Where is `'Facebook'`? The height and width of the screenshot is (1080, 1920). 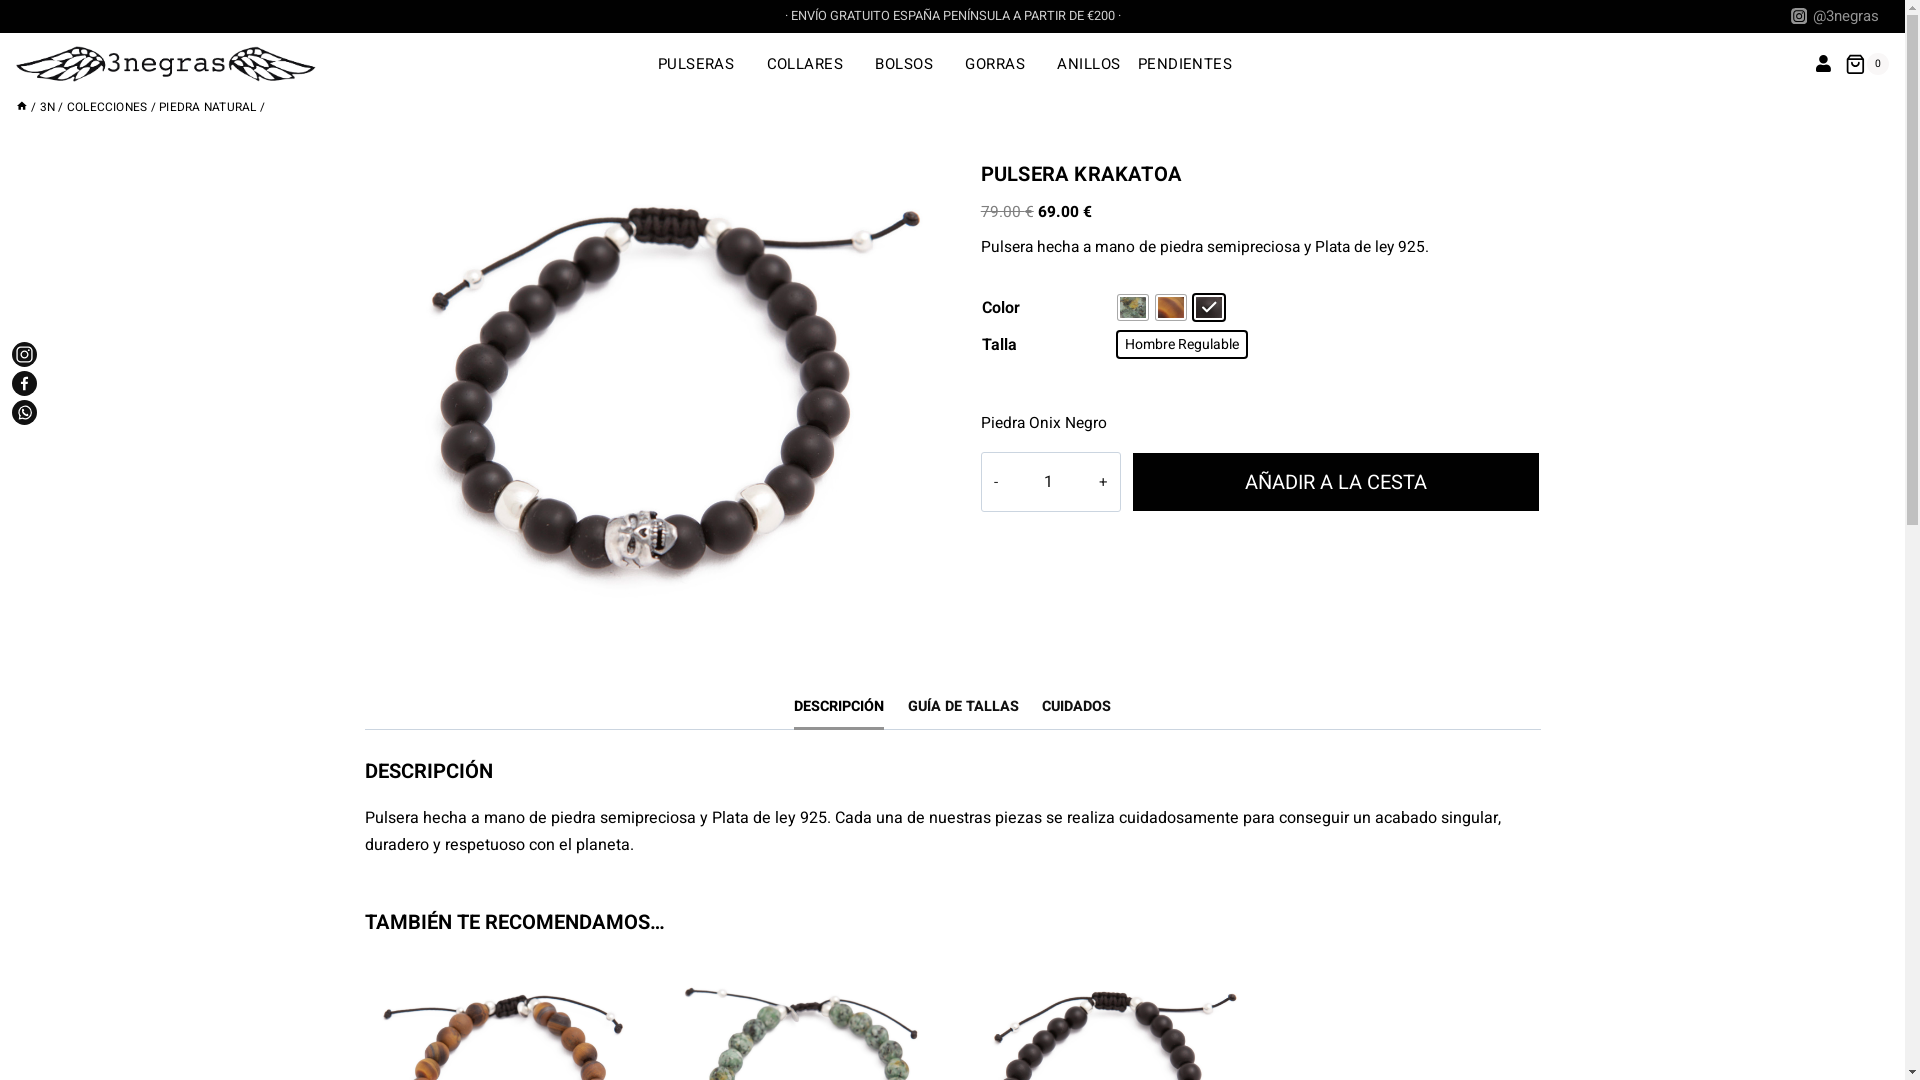
'Facebook' is located at coordinates (24, 383).